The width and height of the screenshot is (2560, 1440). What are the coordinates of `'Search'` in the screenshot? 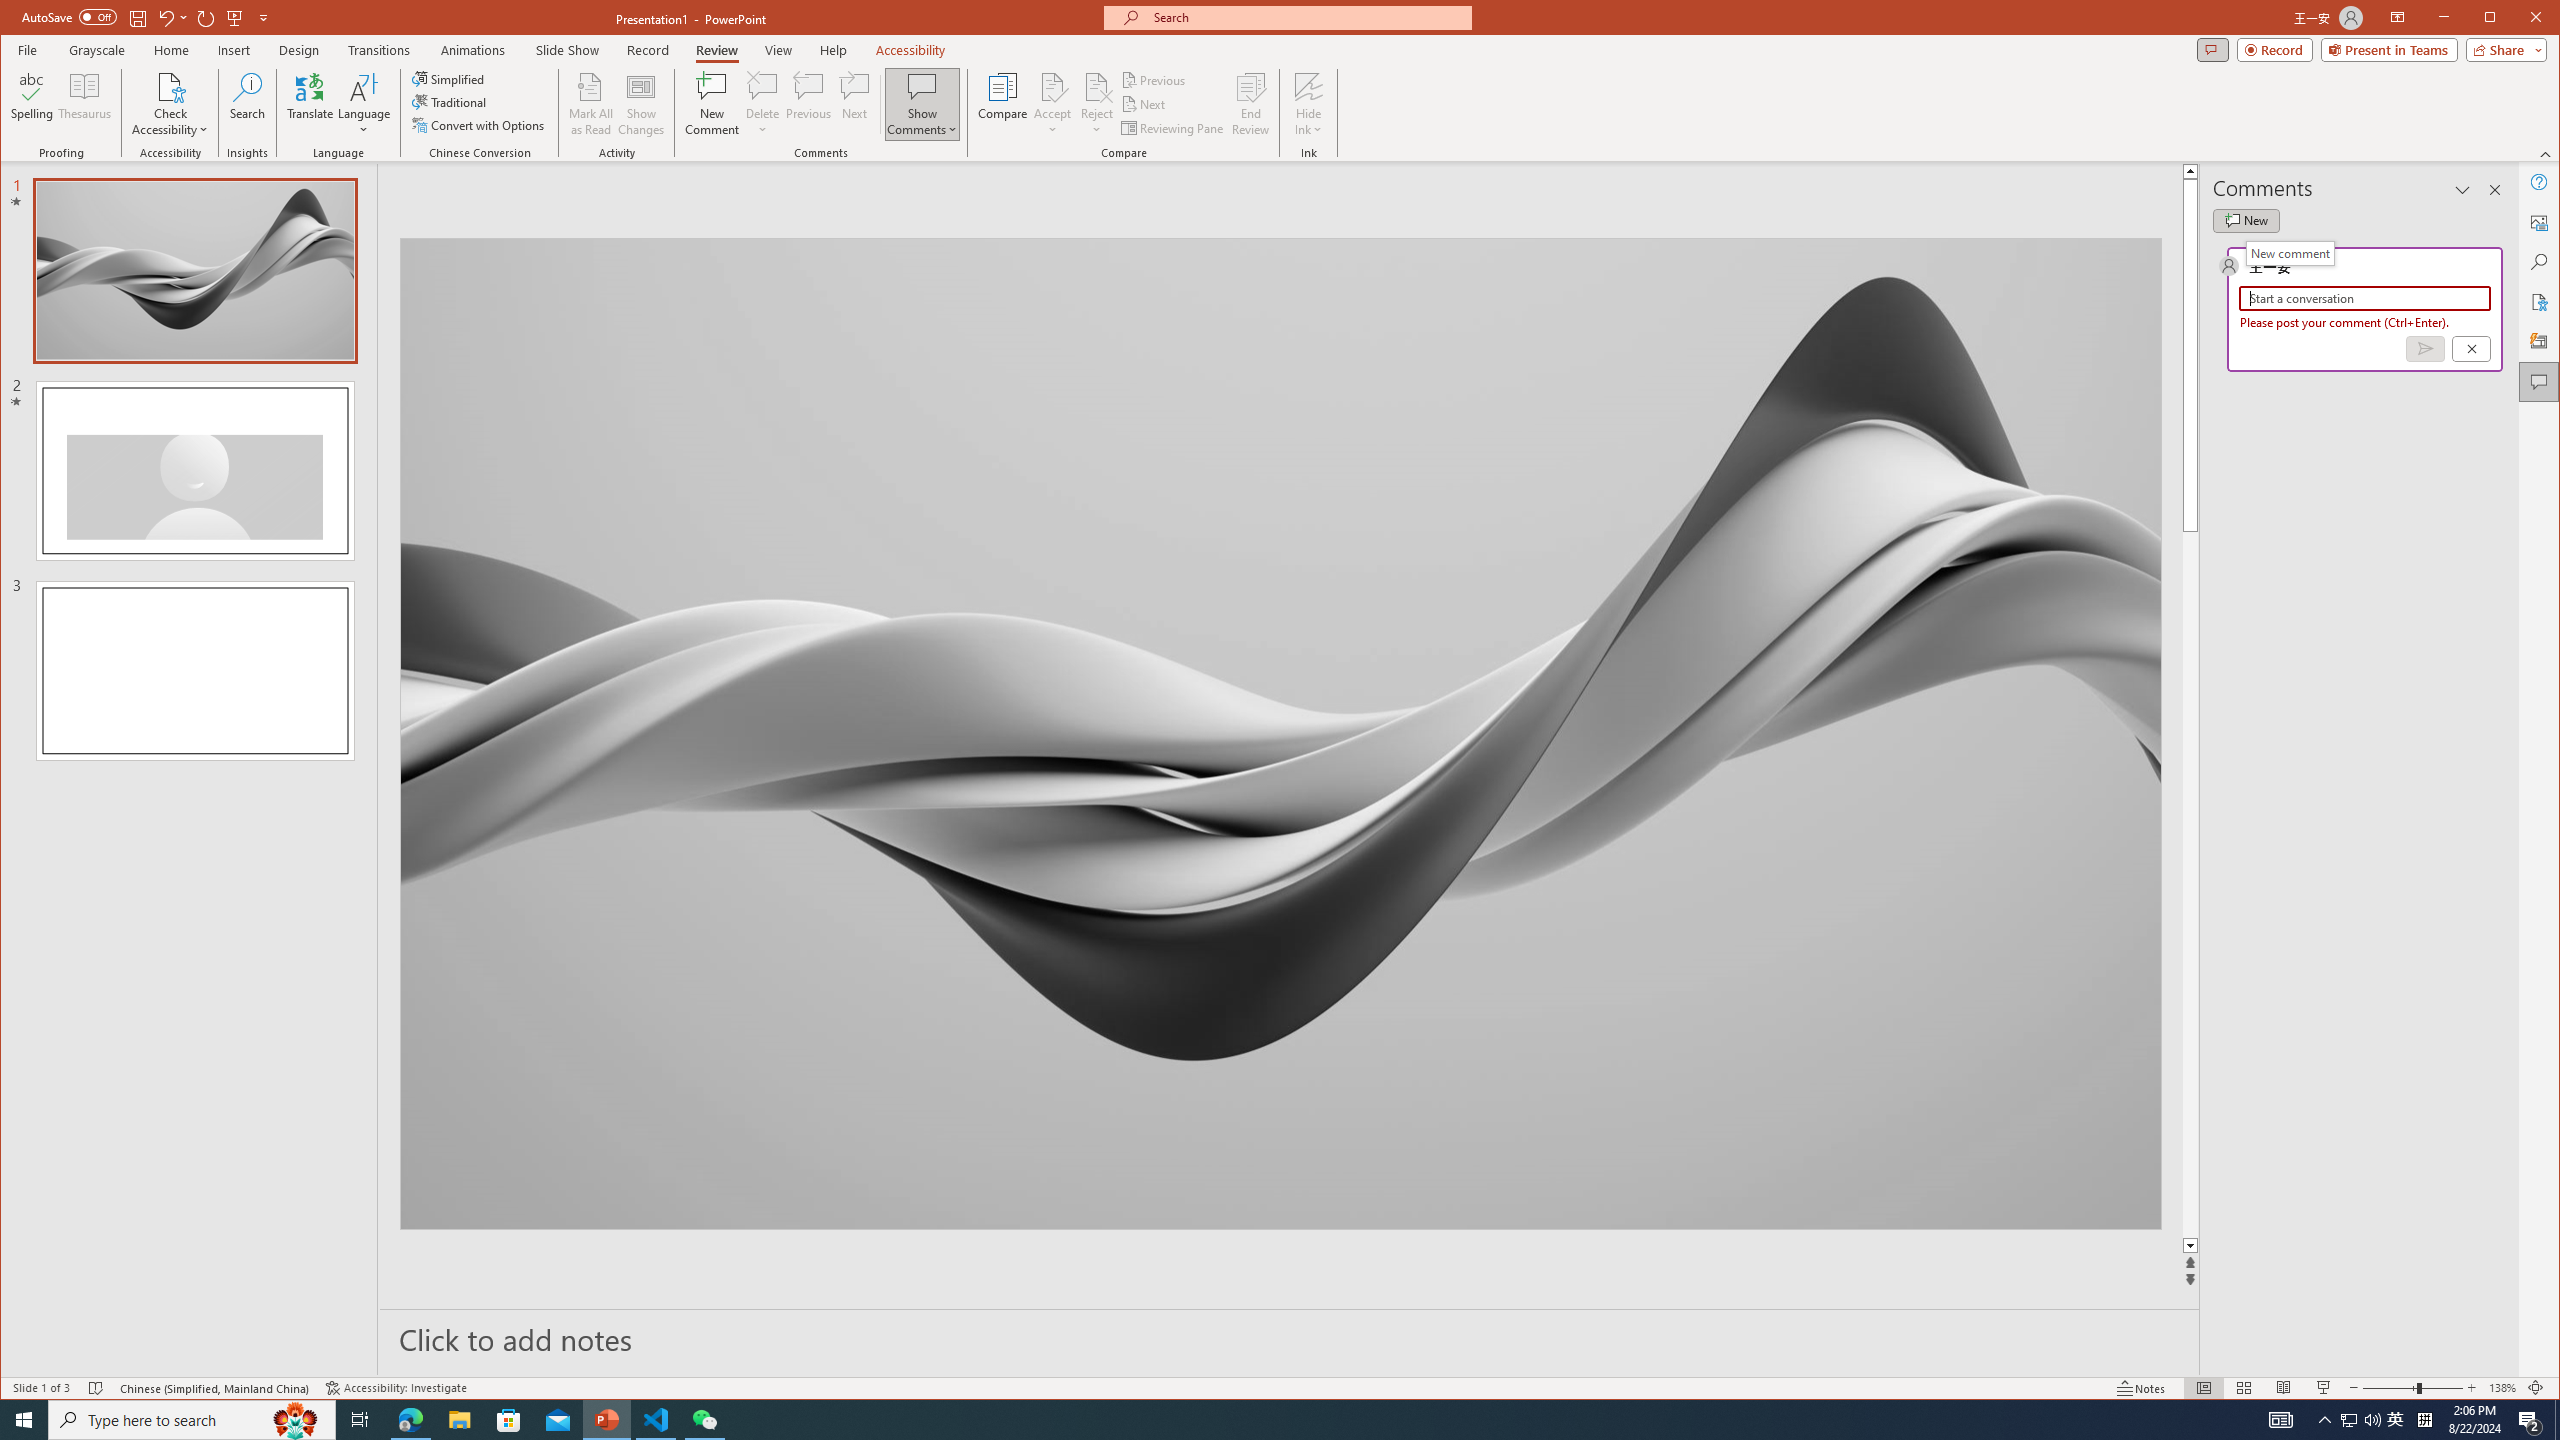 It's located at (248, 103).